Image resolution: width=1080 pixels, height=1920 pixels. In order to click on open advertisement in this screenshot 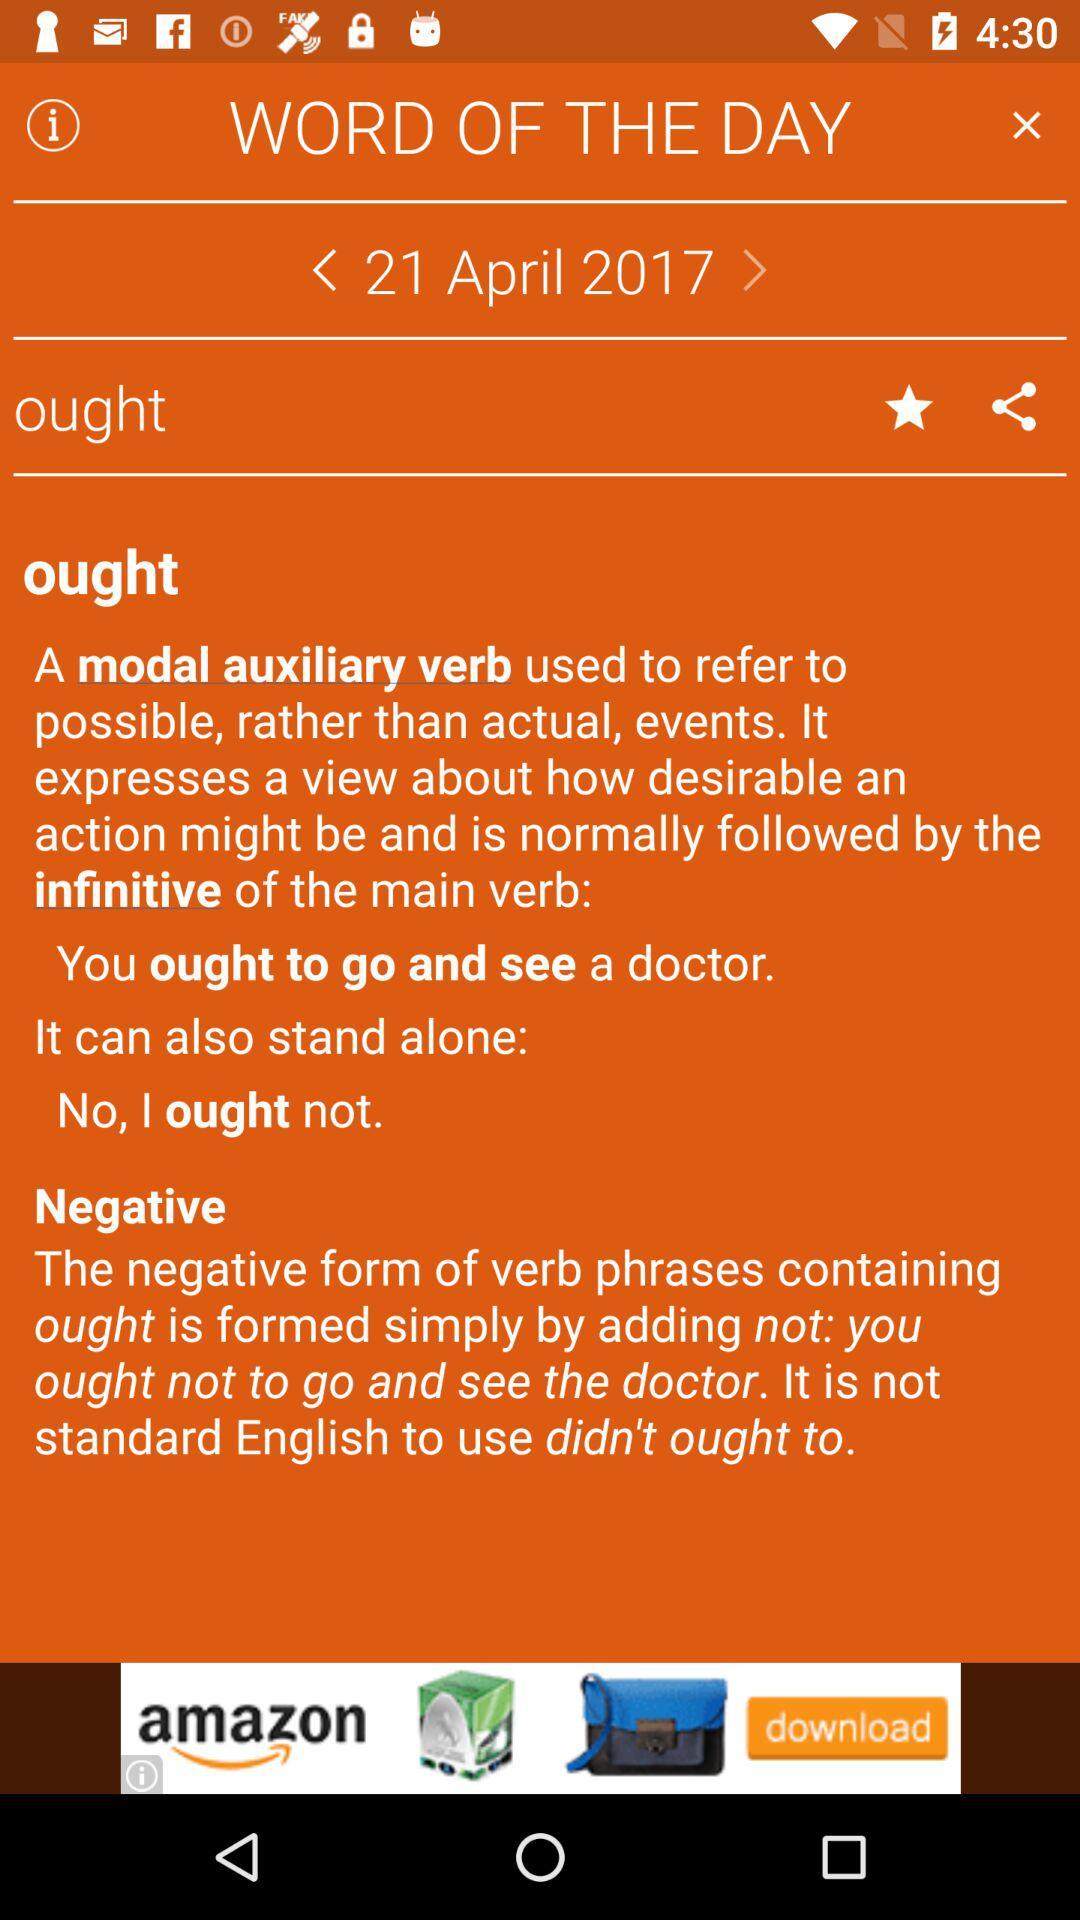, I will do `click(540, 1727)`.